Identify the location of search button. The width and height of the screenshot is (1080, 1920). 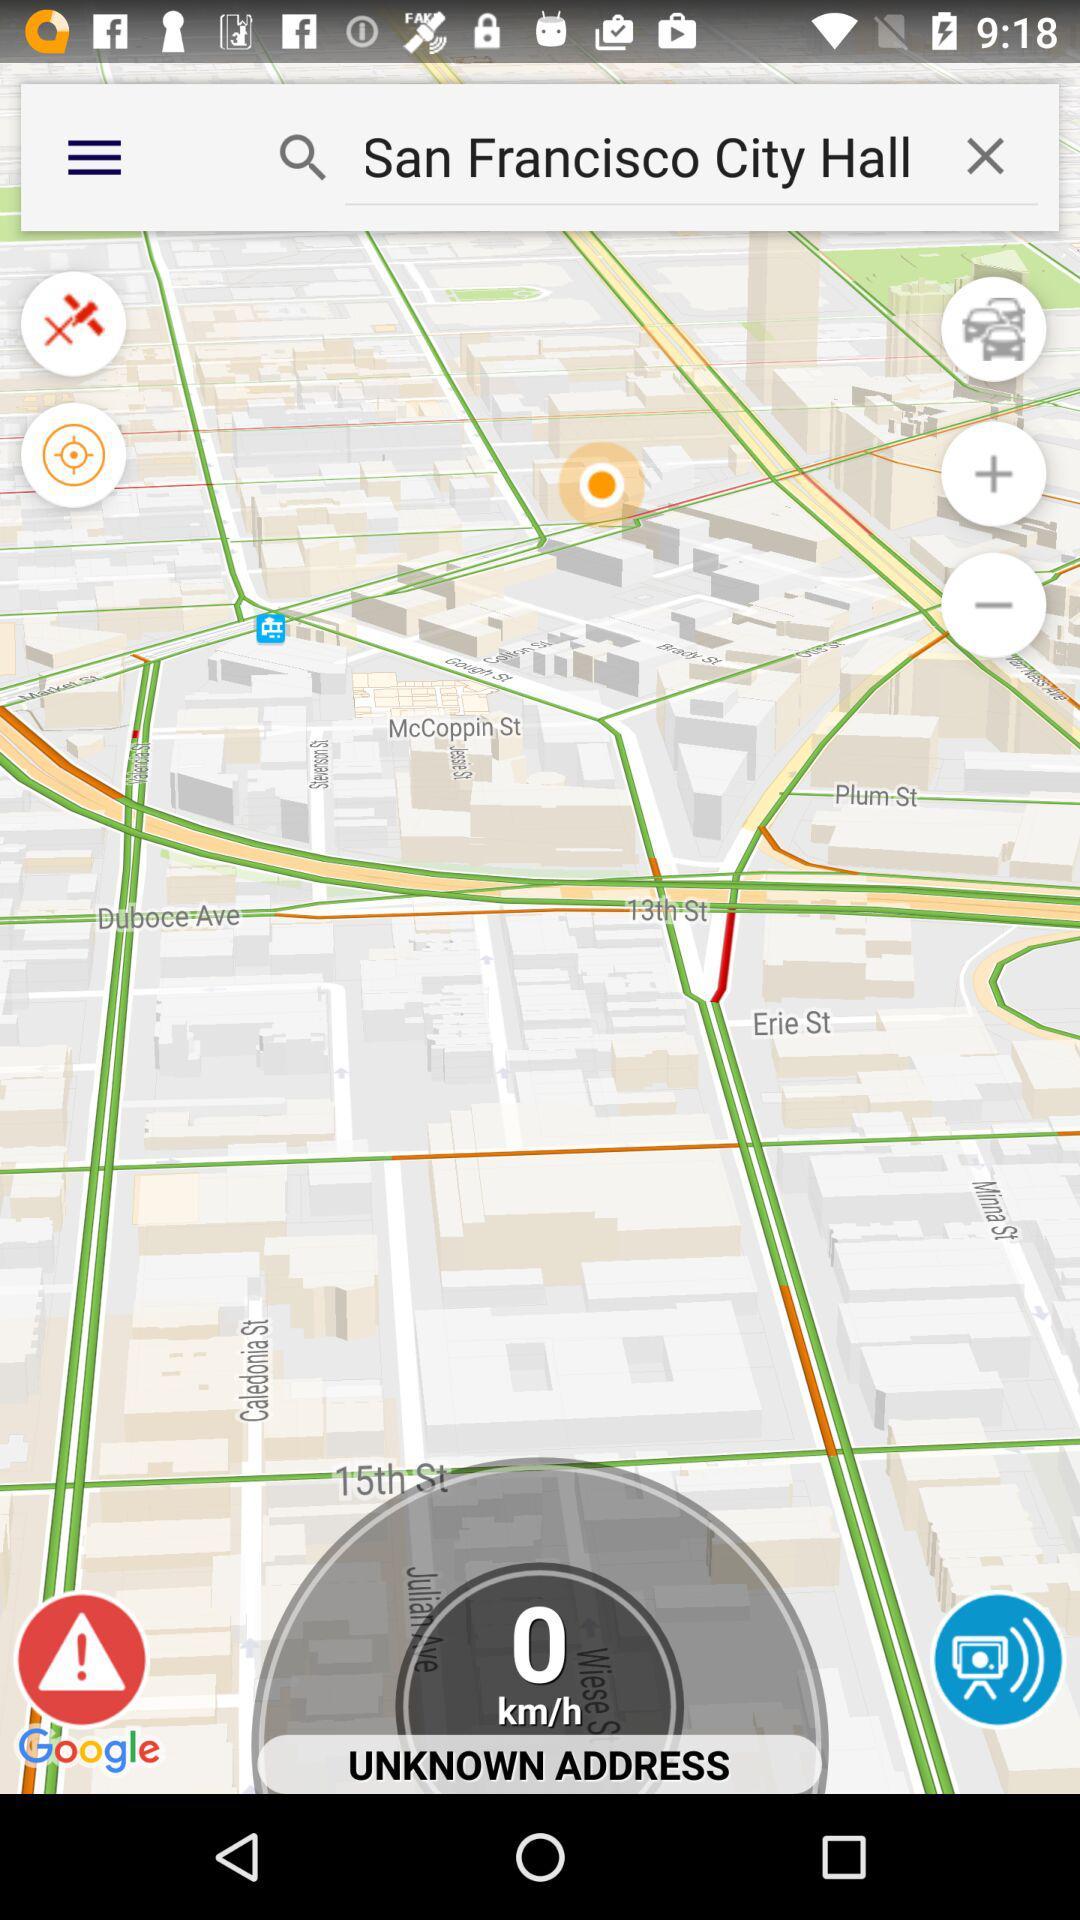
(303, 156).